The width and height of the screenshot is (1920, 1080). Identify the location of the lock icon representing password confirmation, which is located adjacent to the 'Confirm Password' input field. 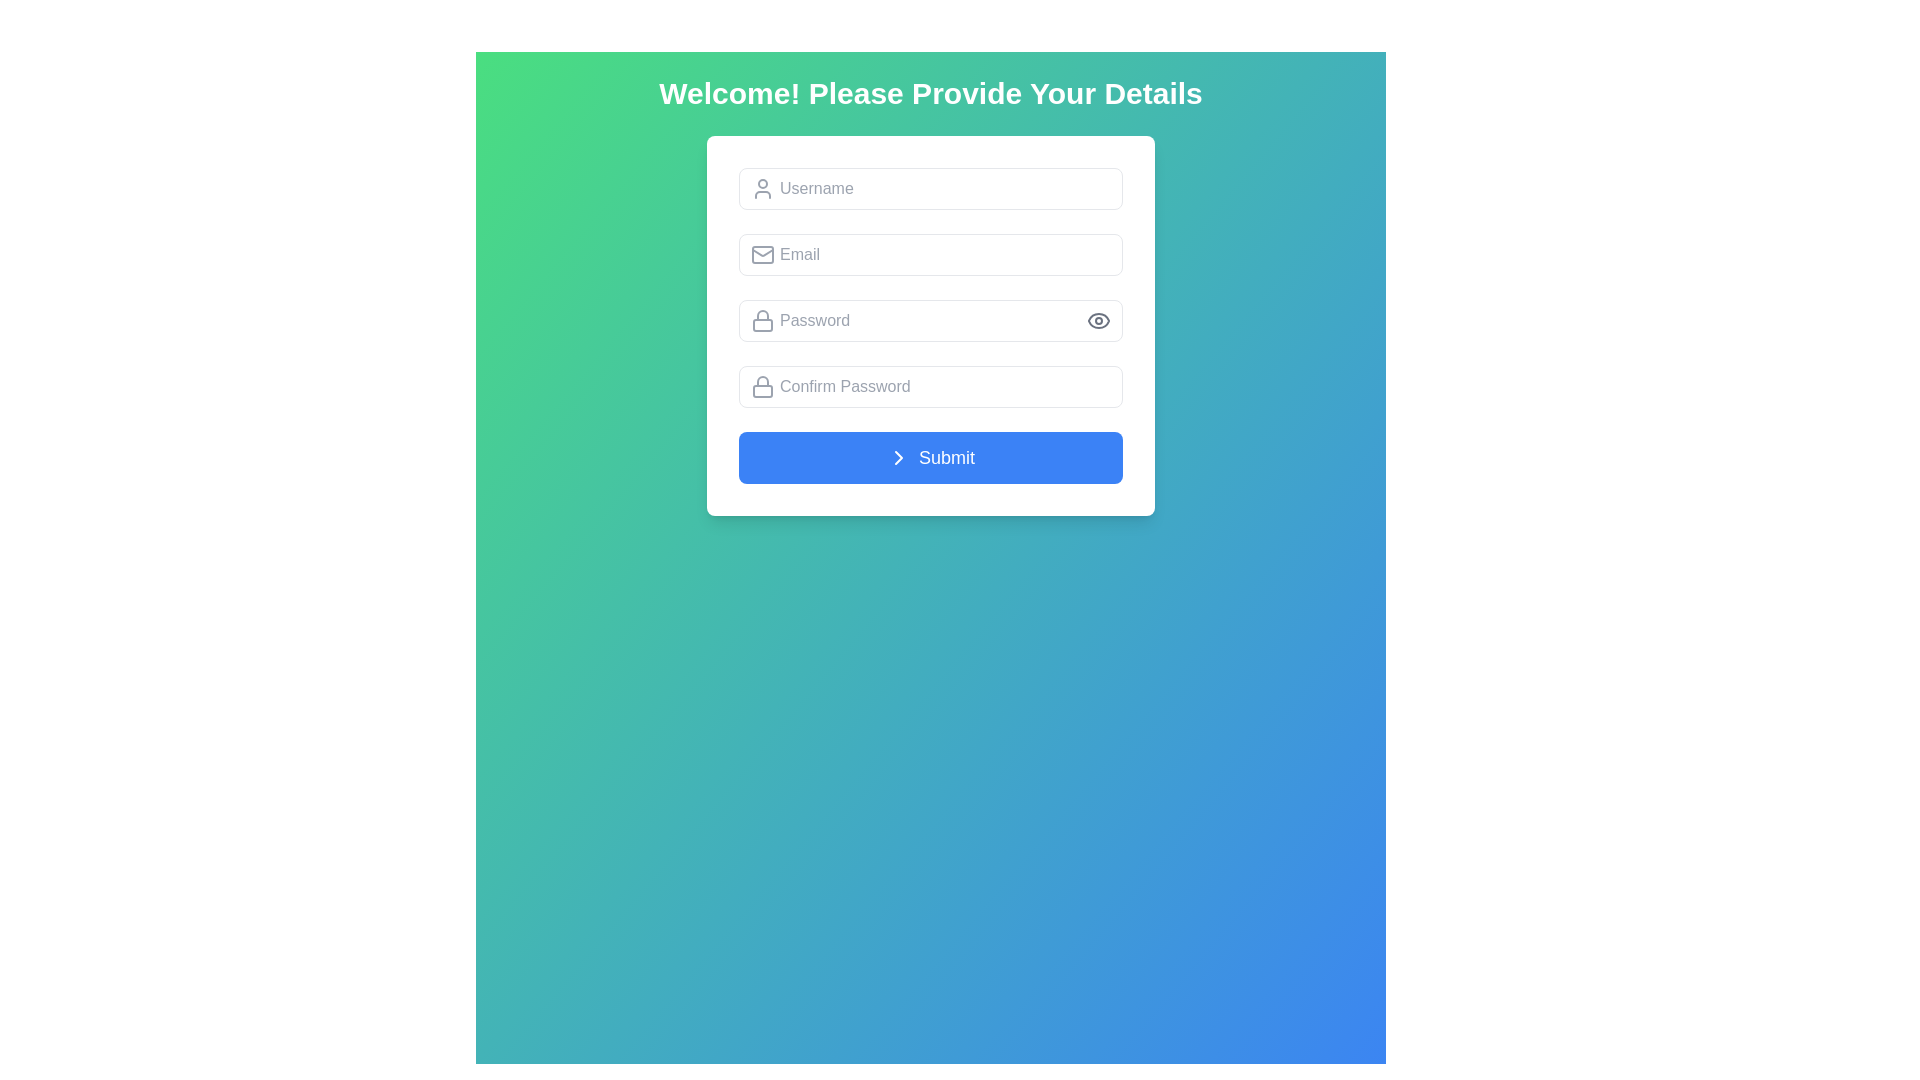
(762, 381).